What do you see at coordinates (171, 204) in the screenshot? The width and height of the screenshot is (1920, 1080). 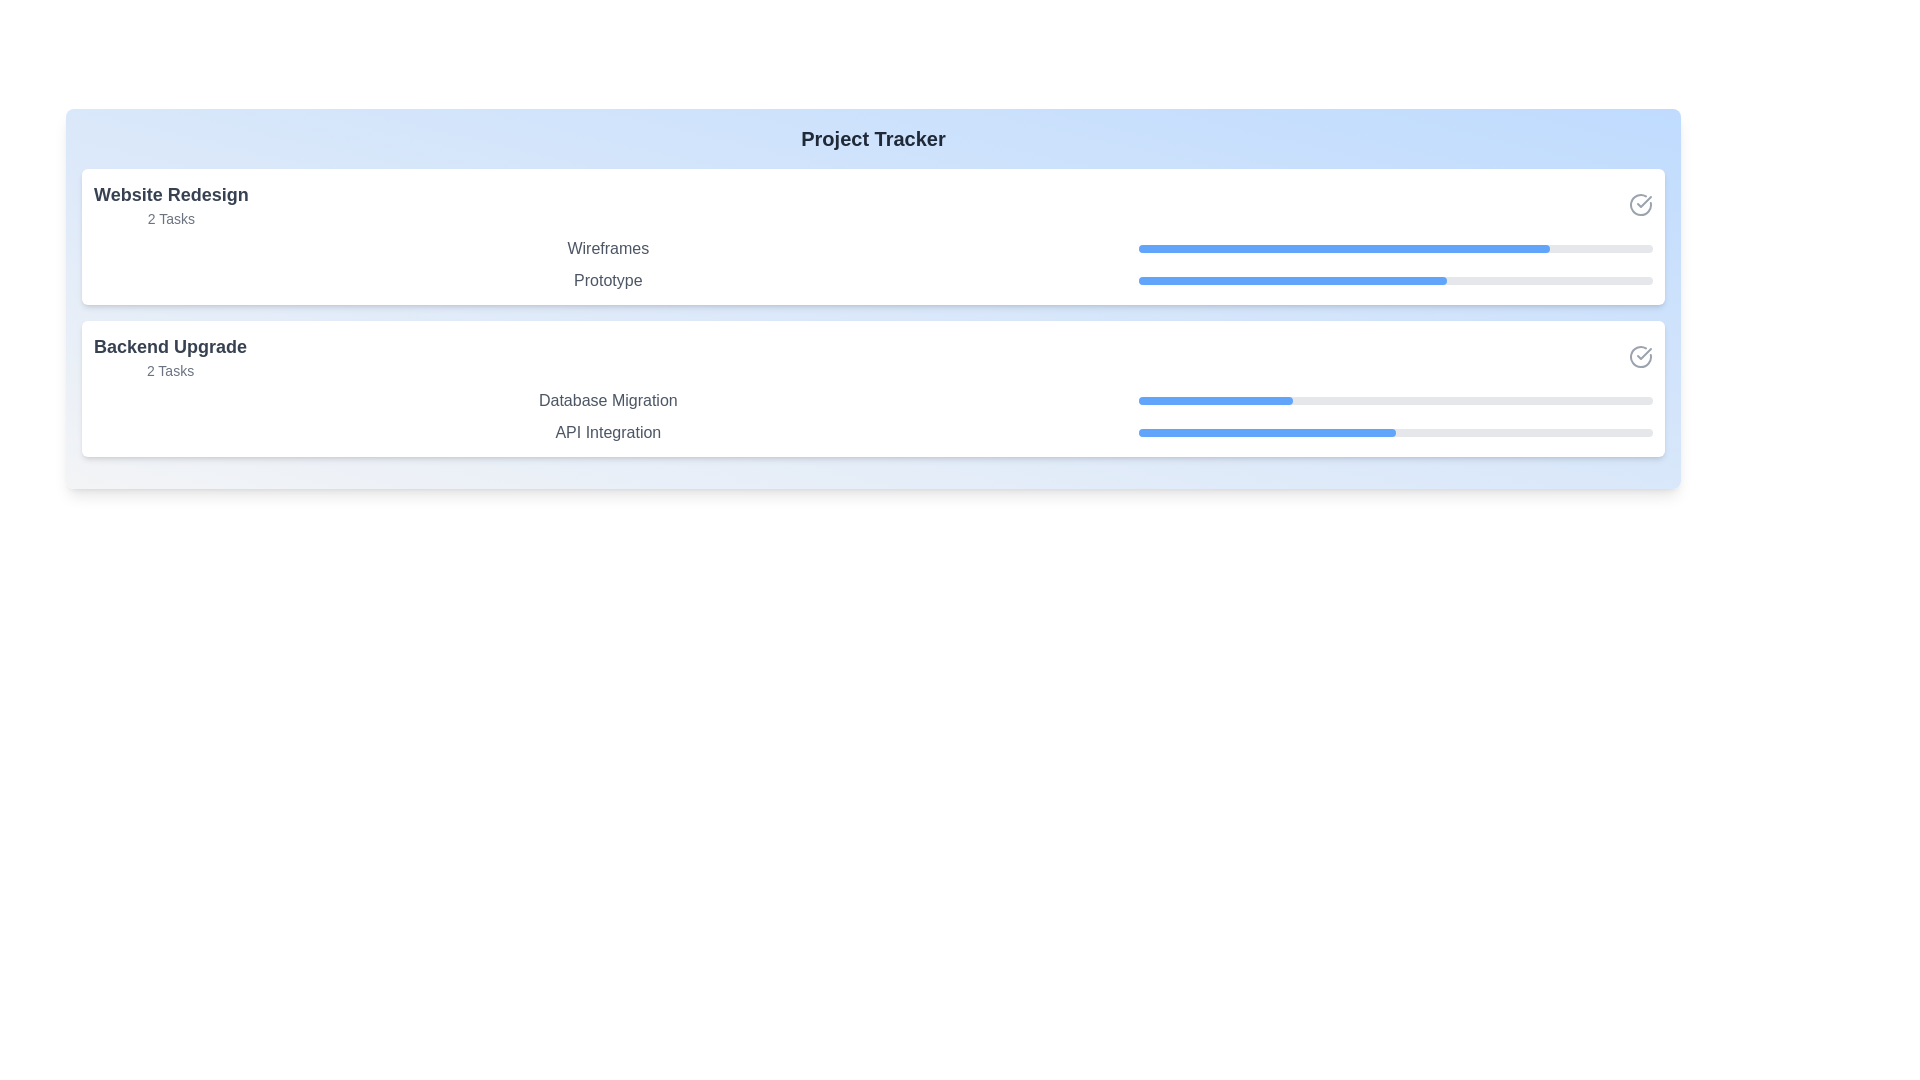 I see `the text label displaying 'Website Redesign' and '2 Tasks', located in the top-left corner of the section labeled 'Website Redesign'` at bounding box center [171, 204].